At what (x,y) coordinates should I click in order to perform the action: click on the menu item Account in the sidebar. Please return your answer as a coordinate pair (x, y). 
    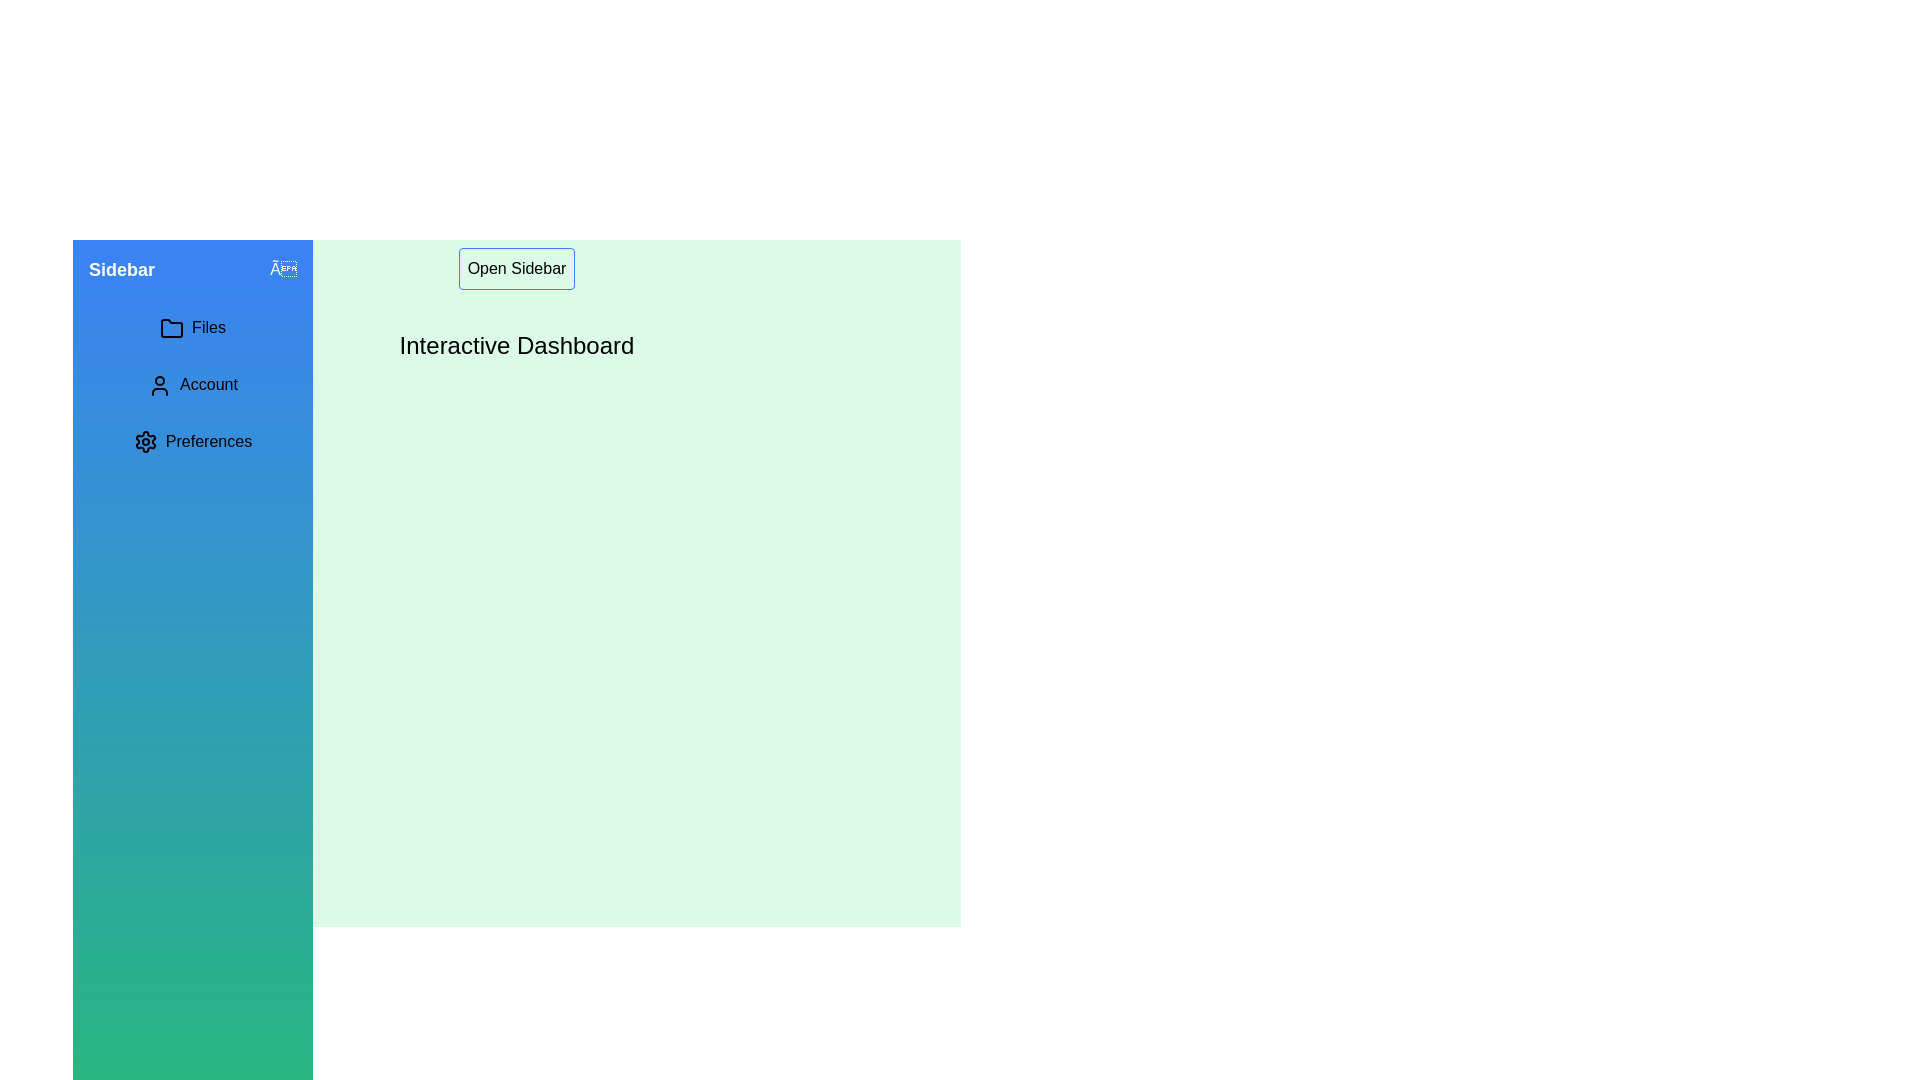
    Looking at the image, I should click on (192, 385).